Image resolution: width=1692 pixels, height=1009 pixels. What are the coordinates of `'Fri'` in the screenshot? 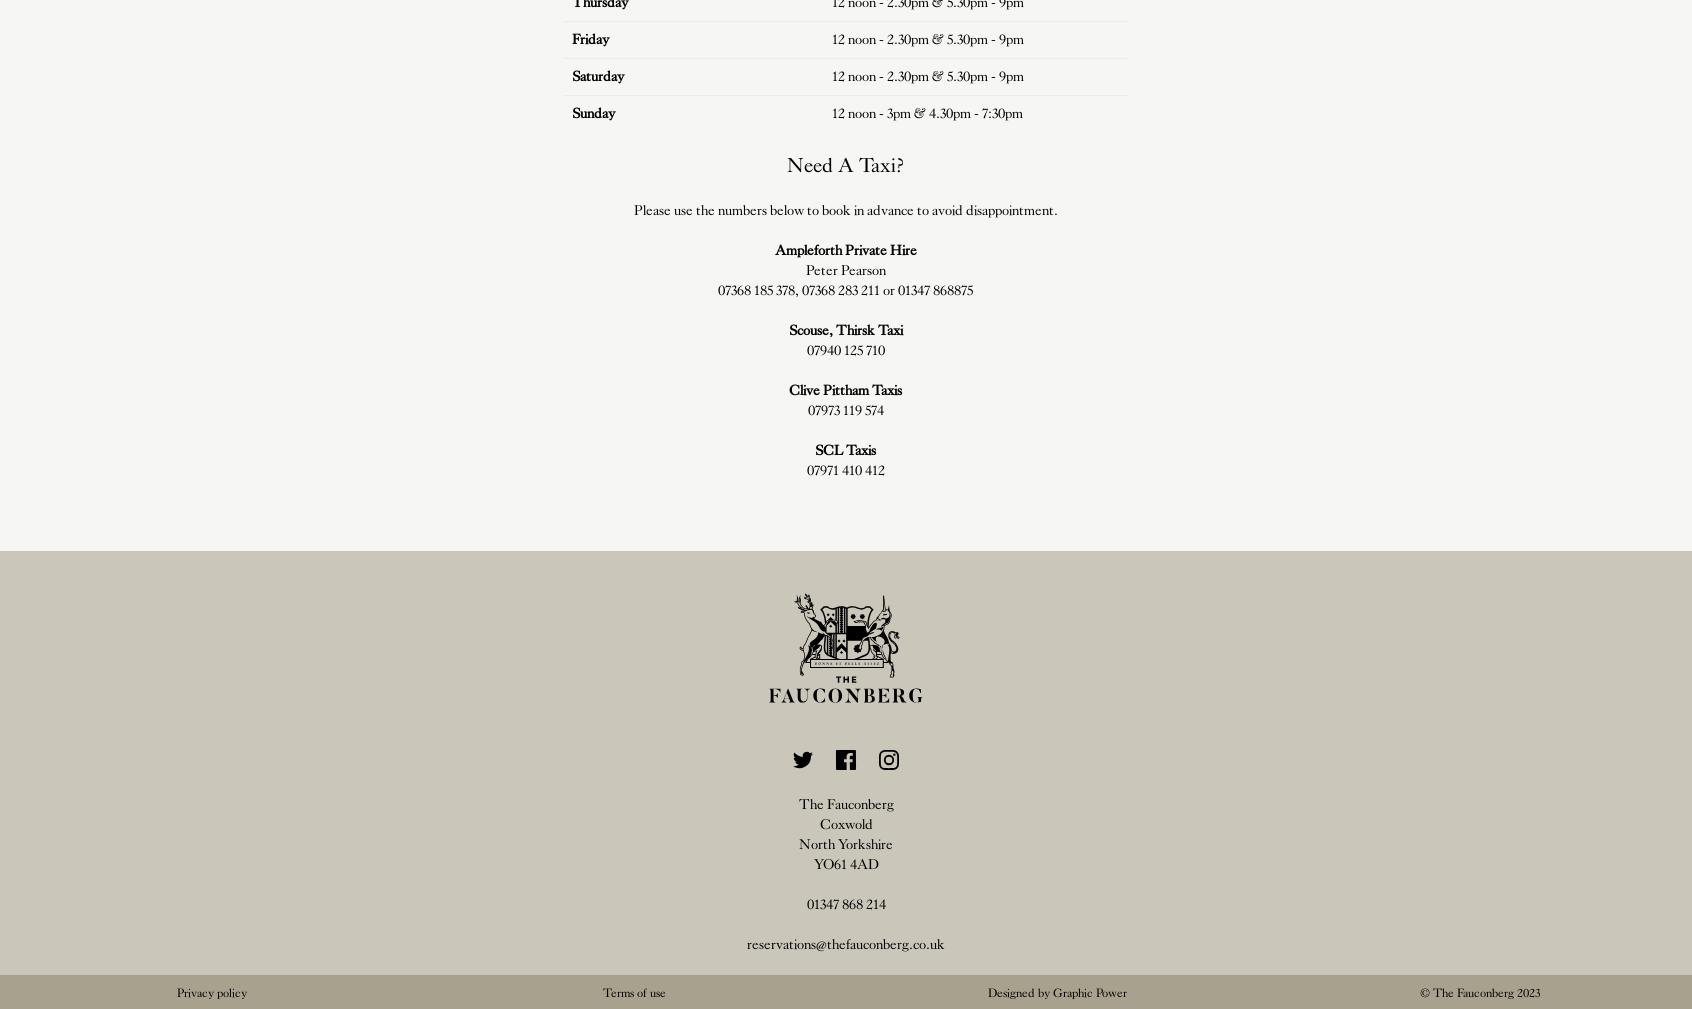 It's located at (578, 38).